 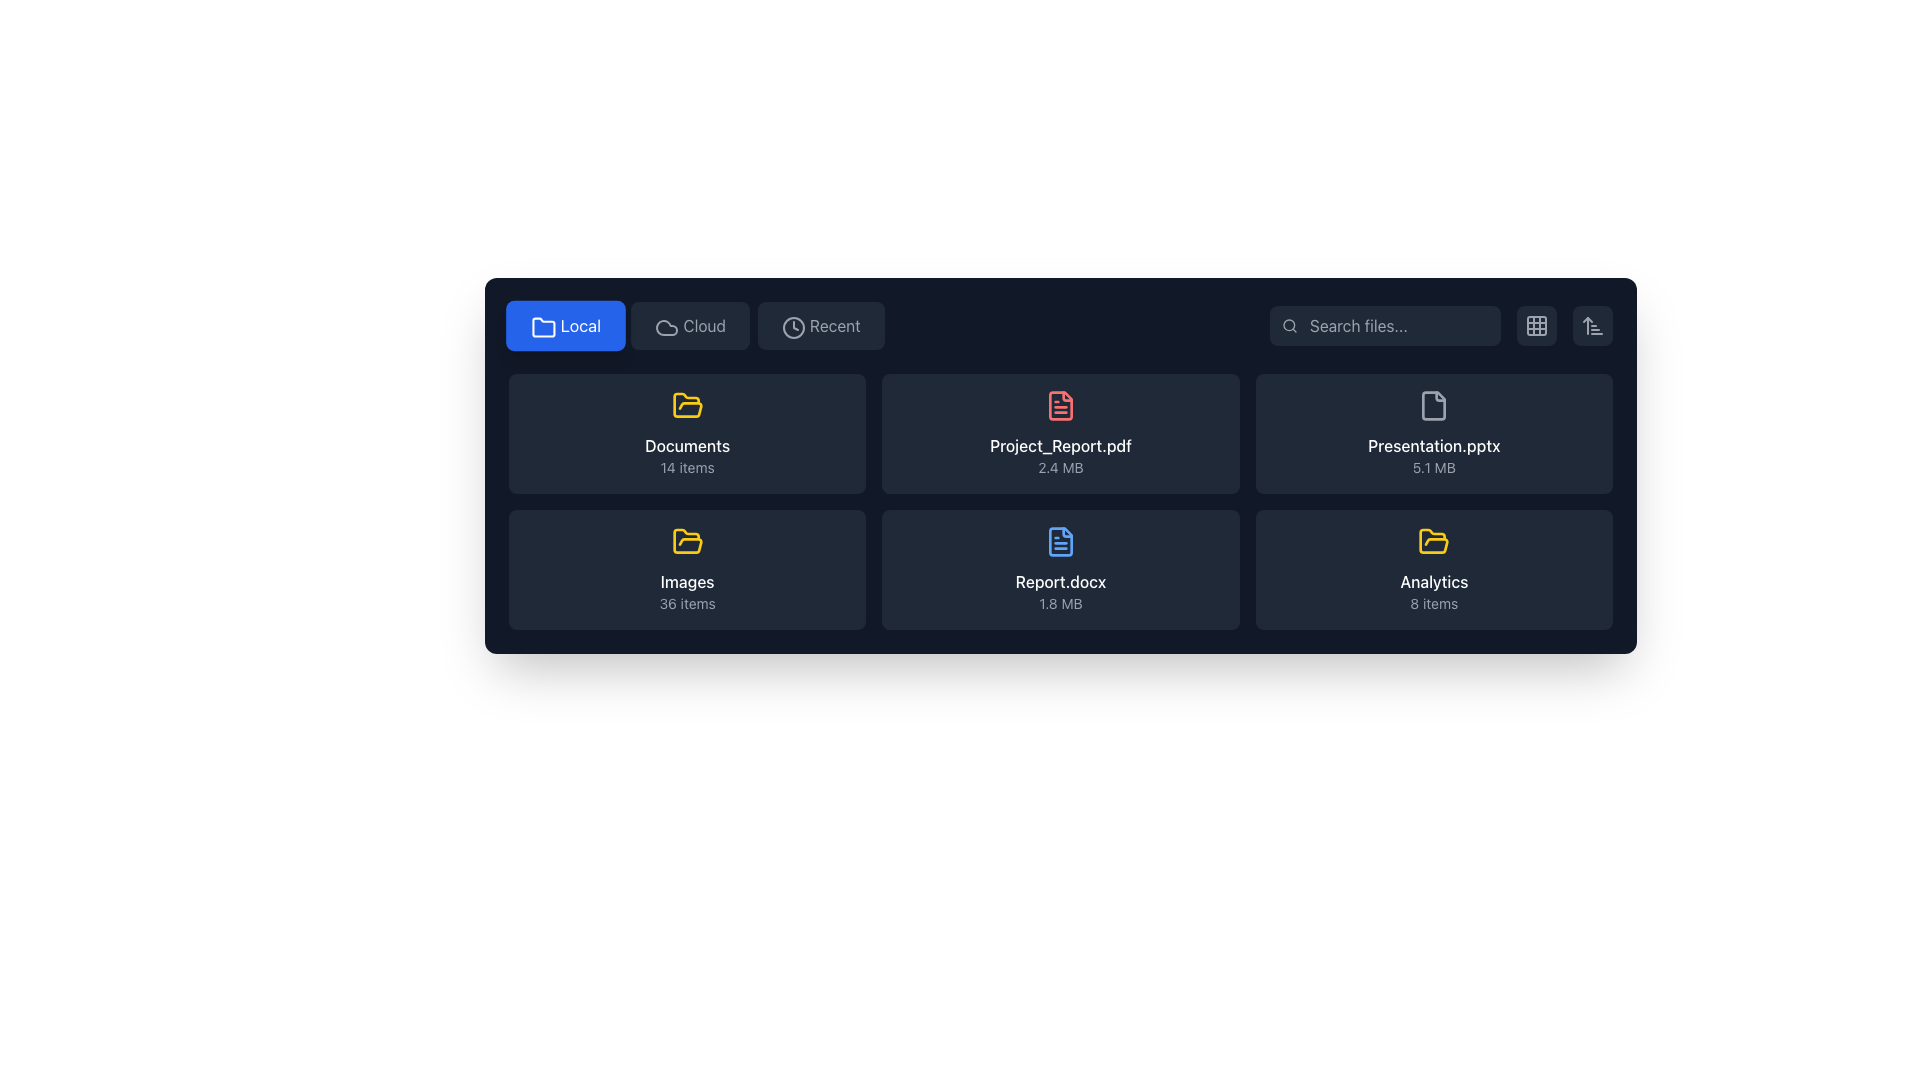 What do you see at coordinates (1433, 570) in the screenshot?
I see `the yellow folder tile labeled 'Analytics'` at bounding box center [1433, 570].